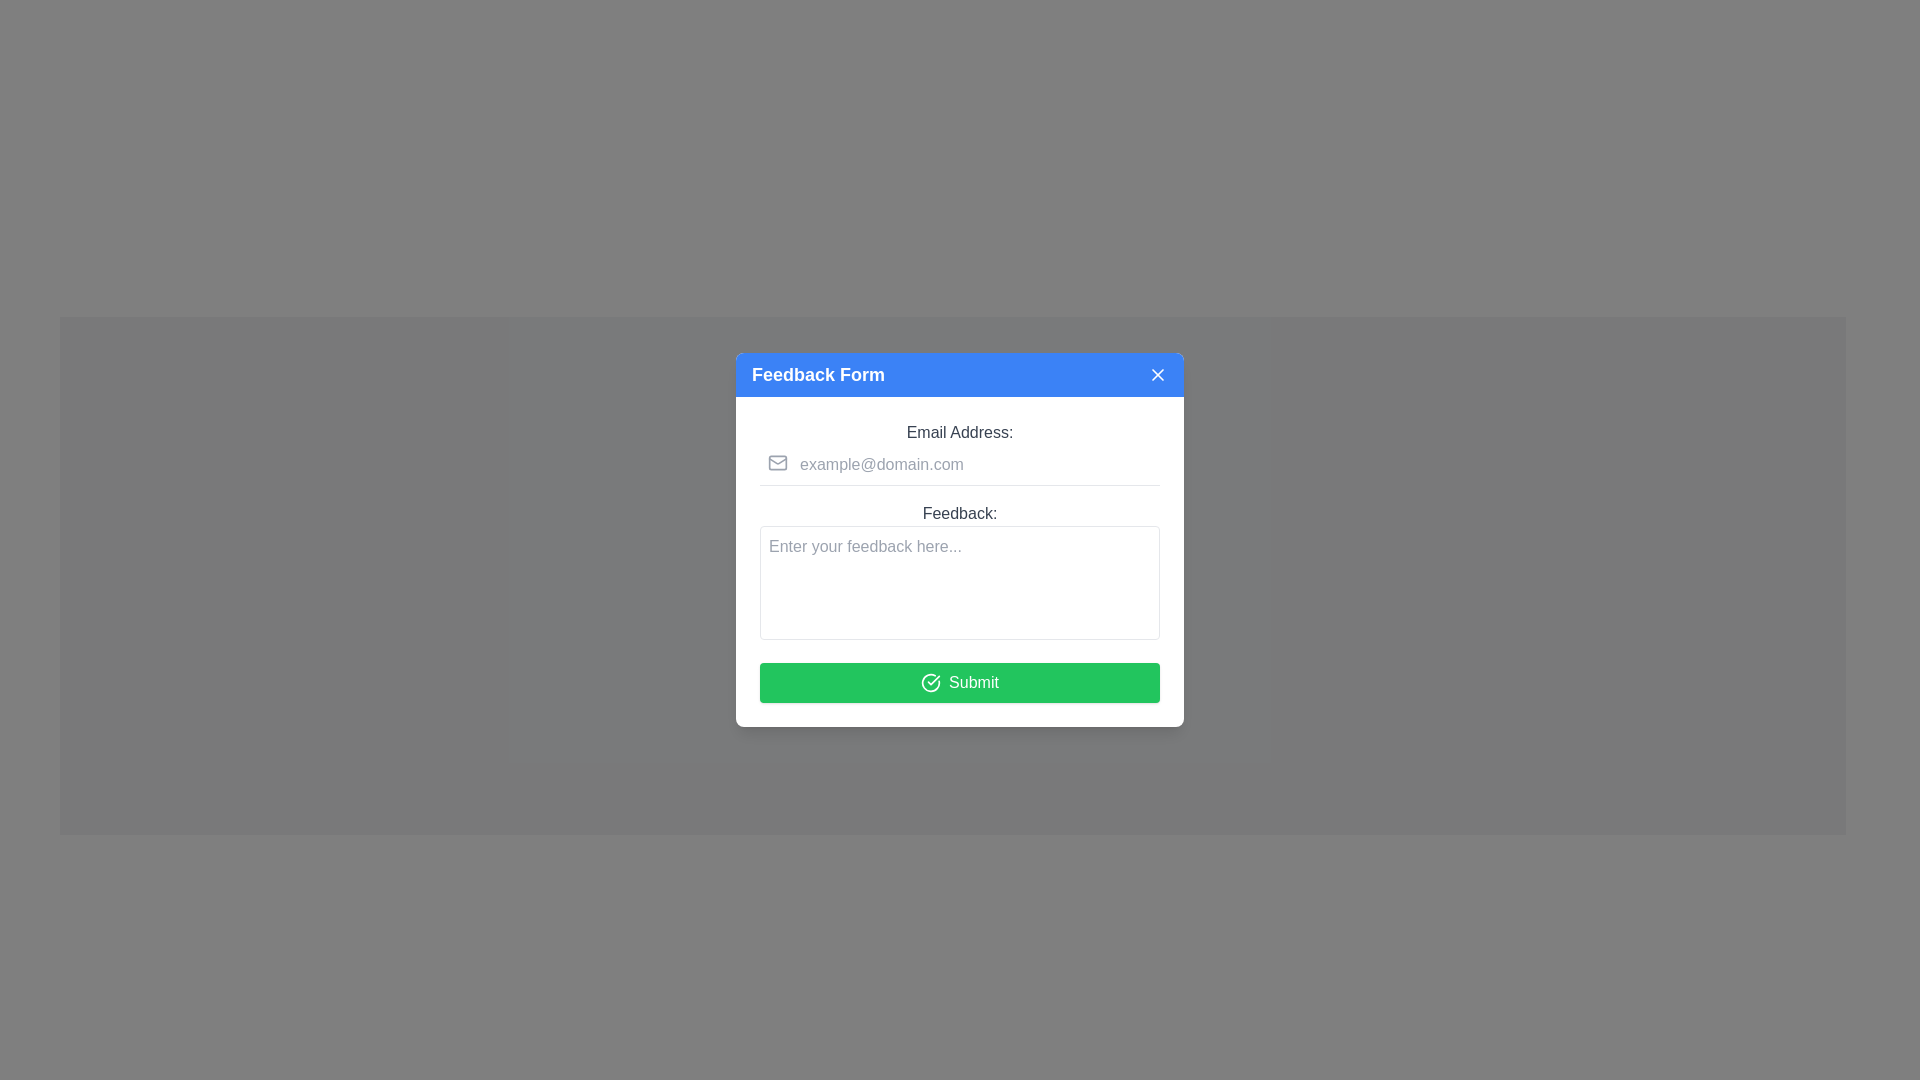  I want to click on the text label within the green button that indicates submission of the associated form, located at the center bottom of the modal, to the right of a circular checkmark icon, so click(974, 681).